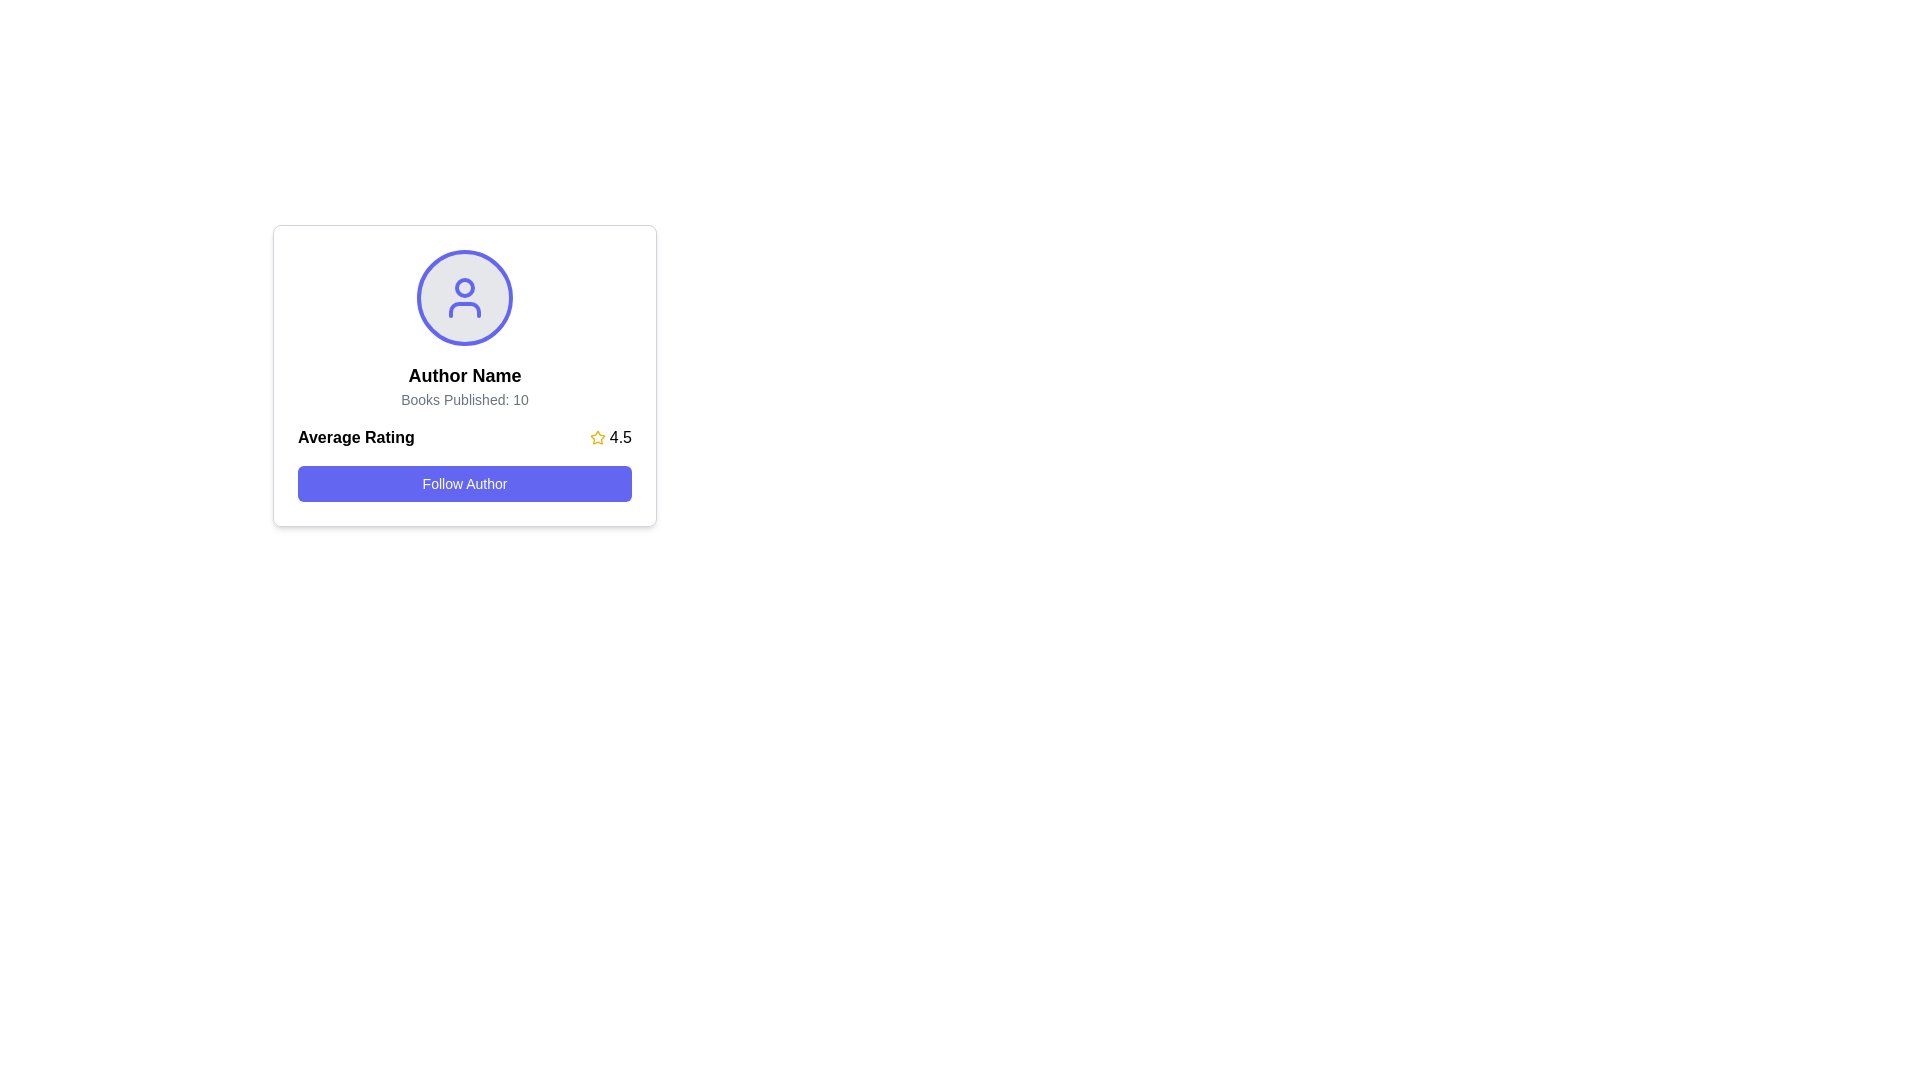 This screenshot has height=1080, width=1920. Describe the element at coordinates (356, 437) in the screenshot. I see `label indicating the average rating located at the bottom left of the card layout, preceding the star icon and rating value` at that location.